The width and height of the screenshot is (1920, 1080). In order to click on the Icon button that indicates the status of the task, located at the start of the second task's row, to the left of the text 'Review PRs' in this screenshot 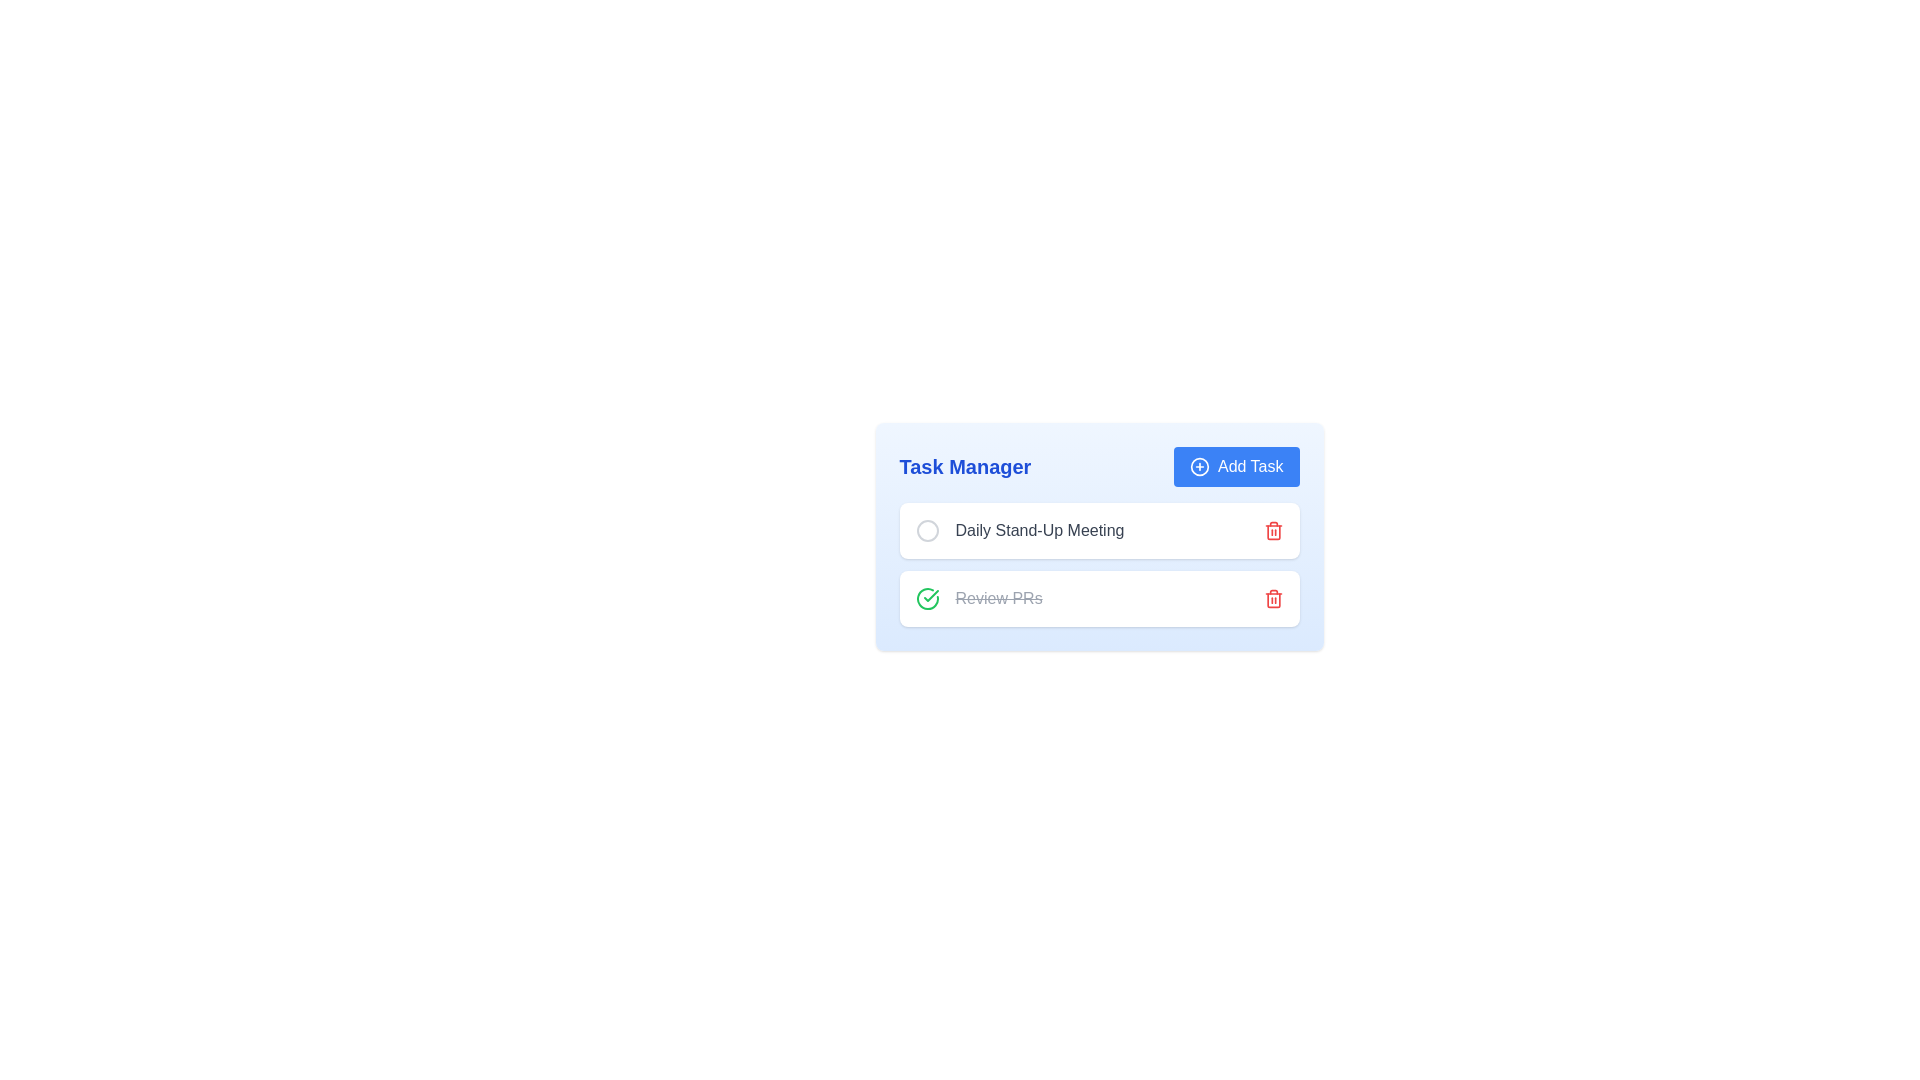, I will do `click(926, 597)`.